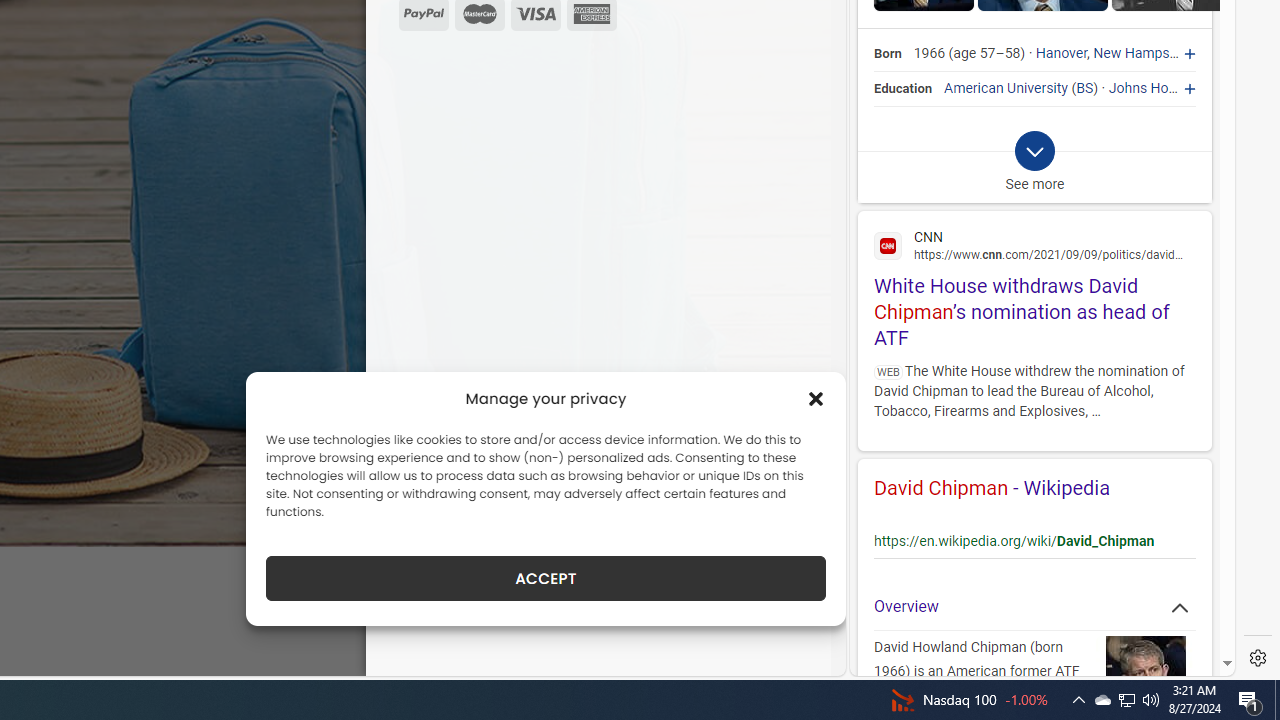  I want to click on 'ACCEPT', so click(545, 578).